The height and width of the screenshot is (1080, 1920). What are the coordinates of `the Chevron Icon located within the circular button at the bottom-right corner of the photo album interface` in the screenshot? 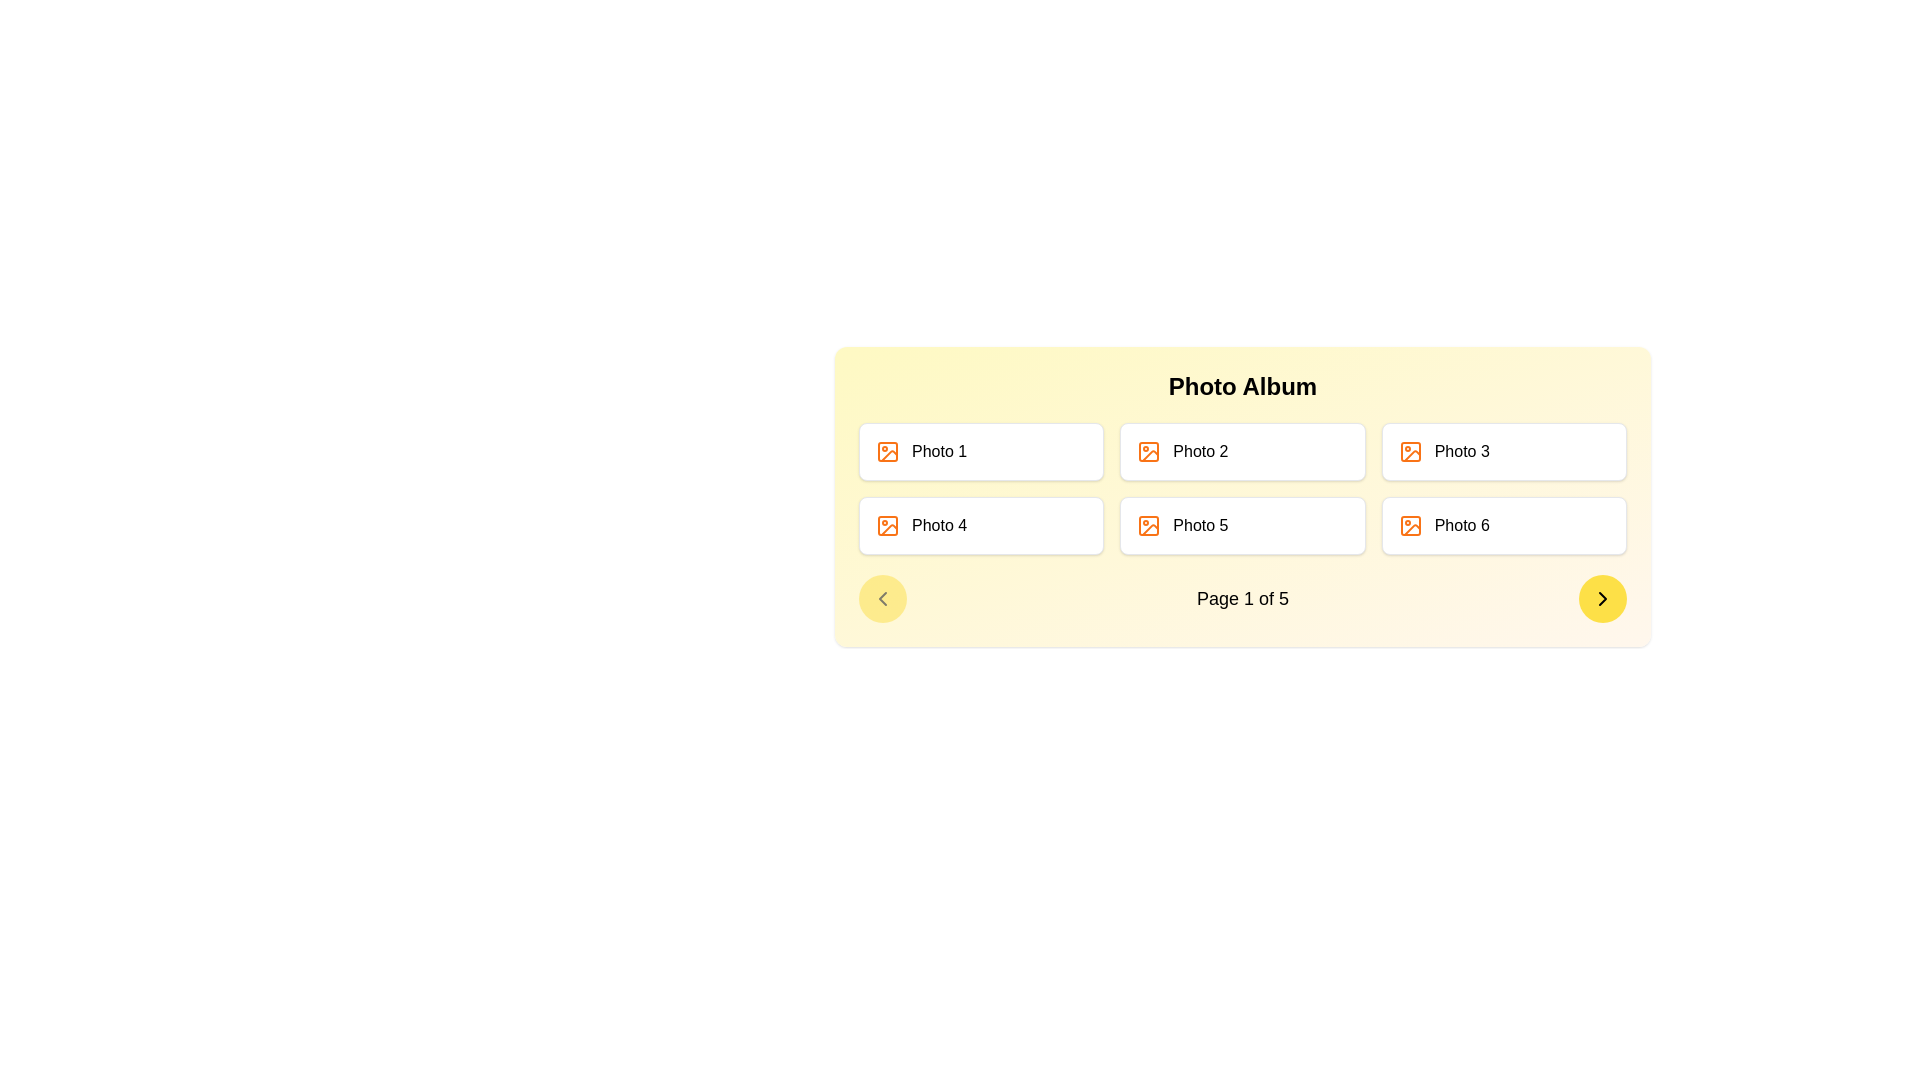 It's located at (1603, 597).